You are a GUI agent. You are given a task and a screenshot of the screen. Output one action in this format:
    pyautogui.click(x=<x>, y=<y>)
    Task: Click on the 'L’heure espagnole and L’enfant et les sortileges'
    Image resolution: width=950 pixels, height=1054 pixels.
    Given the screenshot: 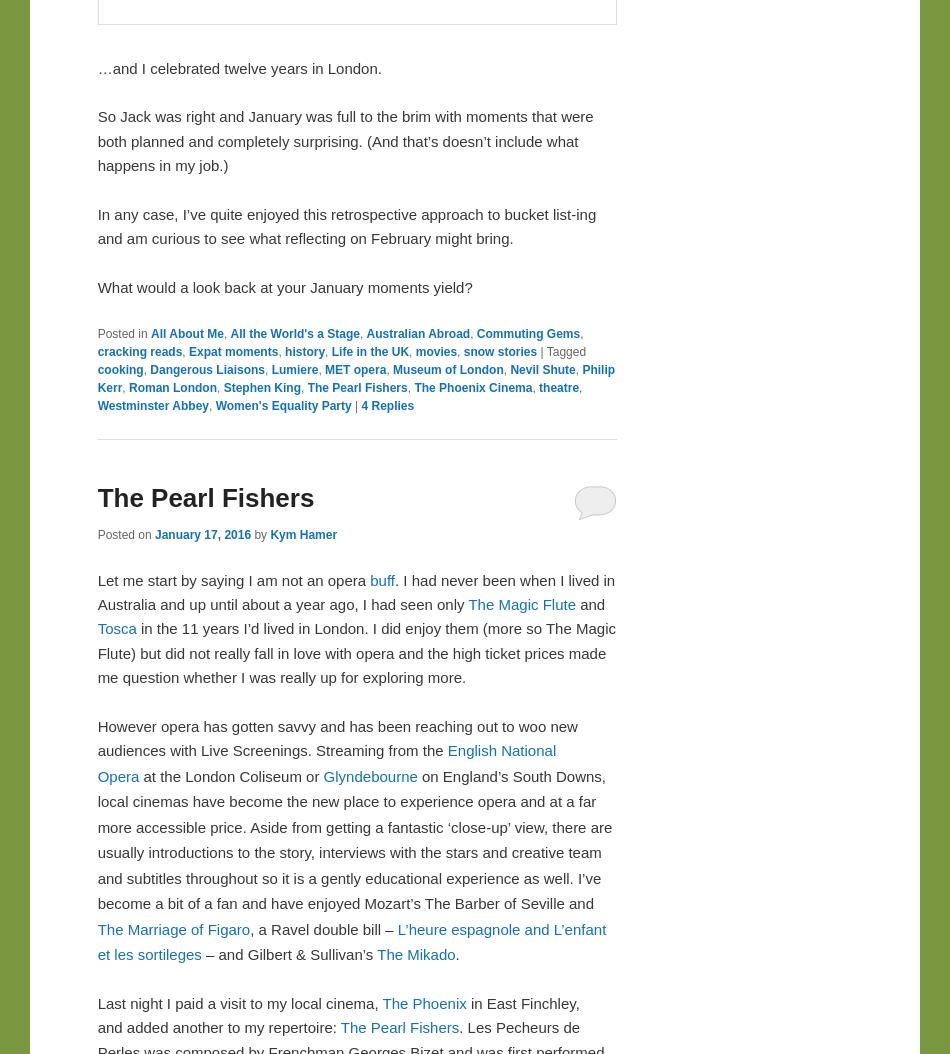 What is the action you would take?
    pyautogui.click(x=350, y=940)
    